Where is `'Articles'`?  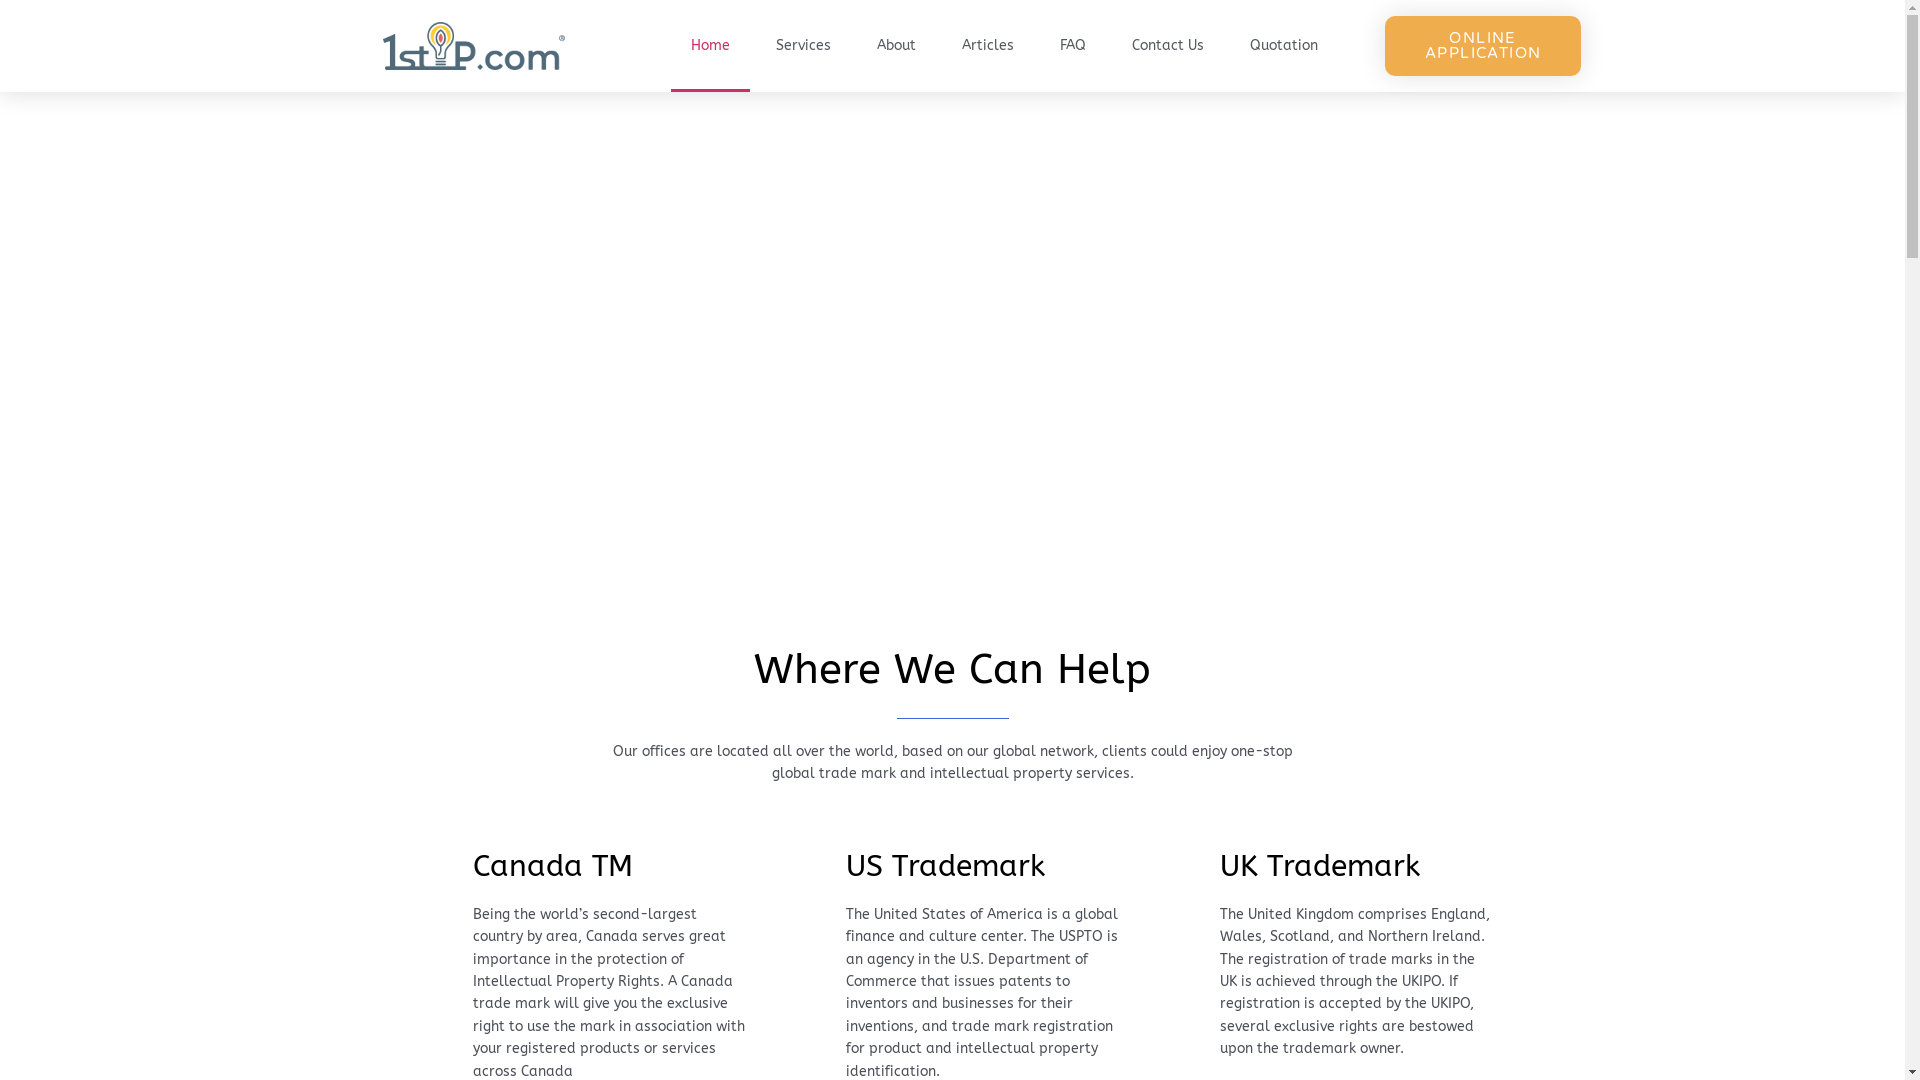
'Articles' is located at coordinates (988, 45).